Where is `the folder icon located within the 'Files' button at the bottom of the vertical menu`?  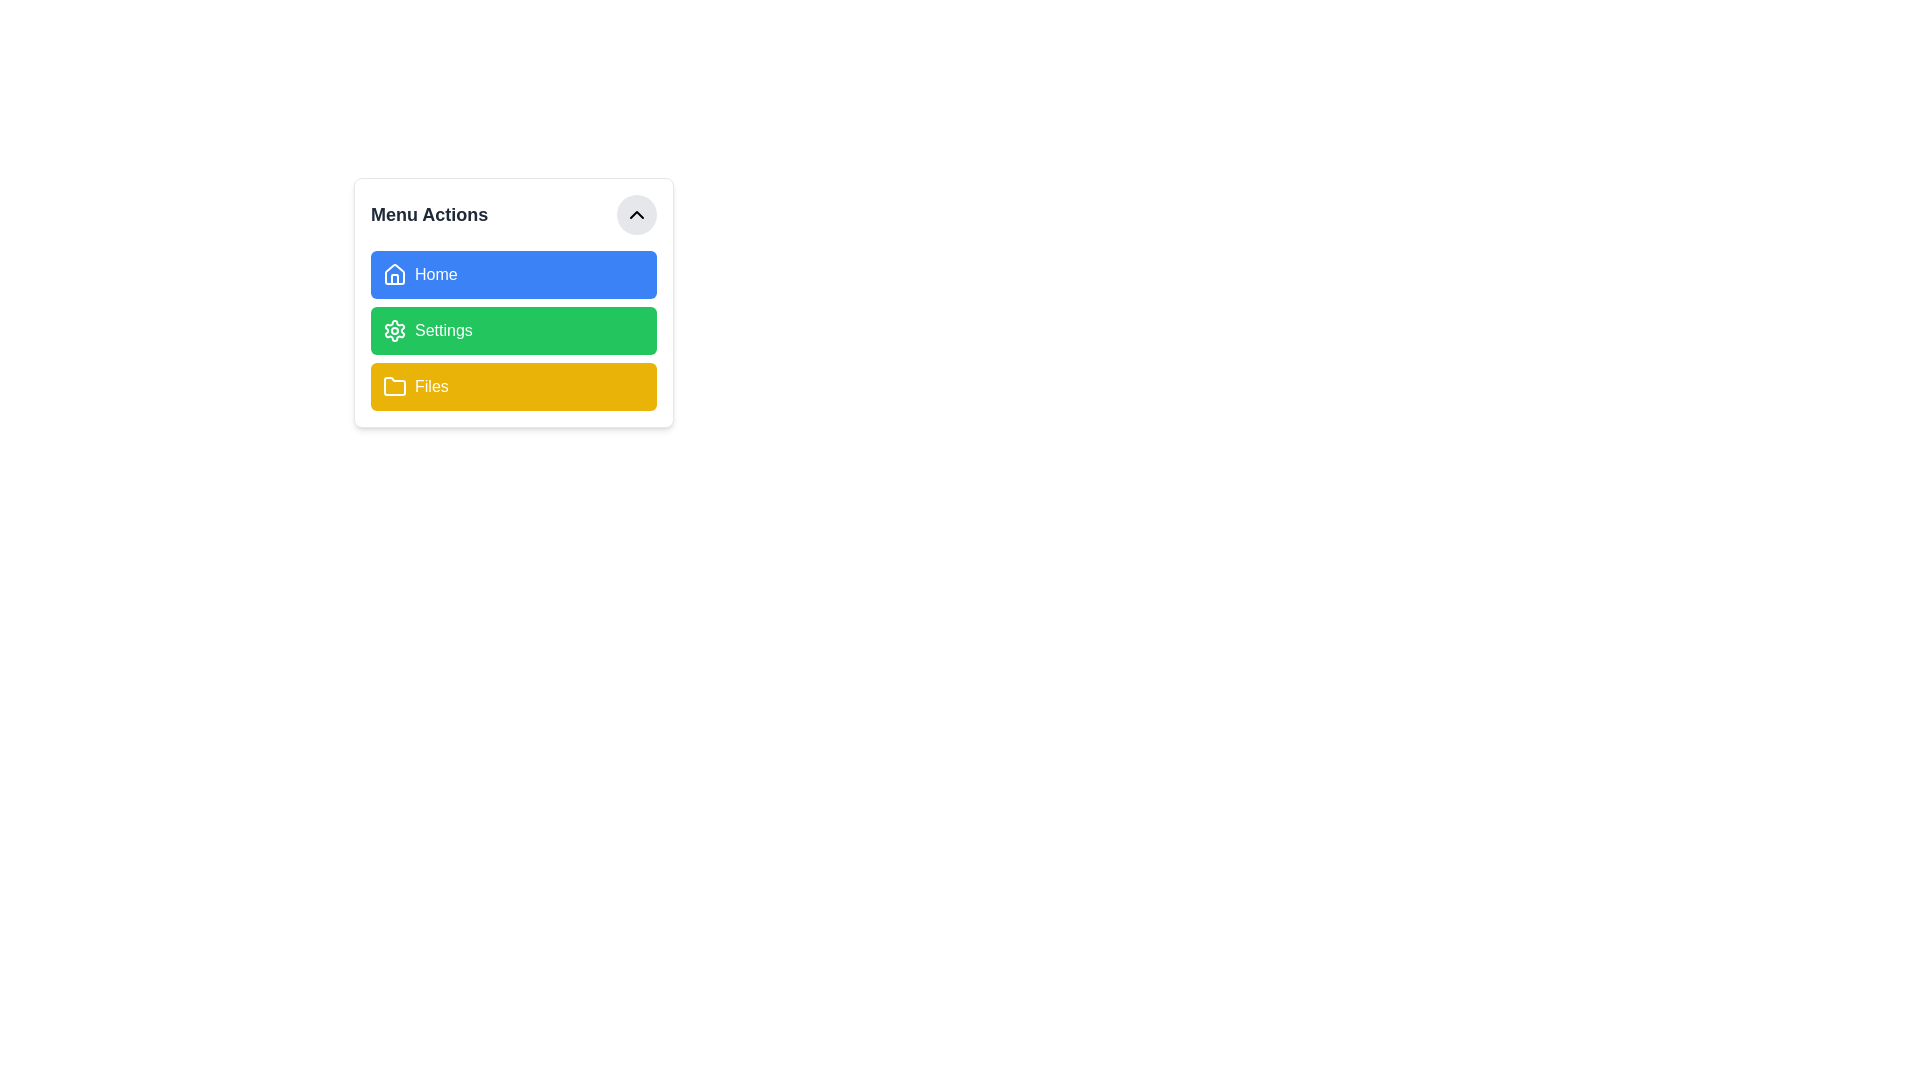
the folder icon located within the 'Files' button at the bottom of the vertical menu is located at coordinates (394, 386).